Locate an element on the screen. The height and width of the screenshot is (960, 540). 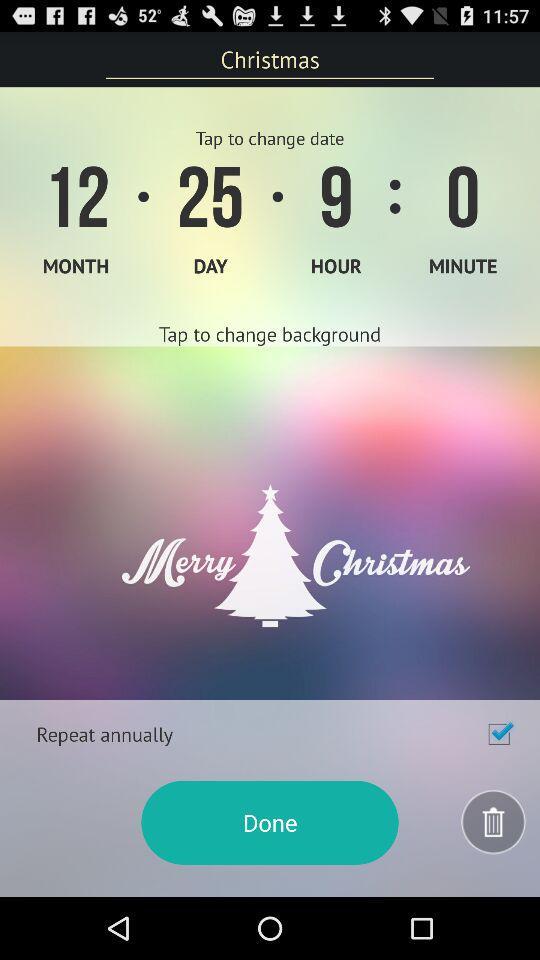
delete is located at coordinates (493, 822).